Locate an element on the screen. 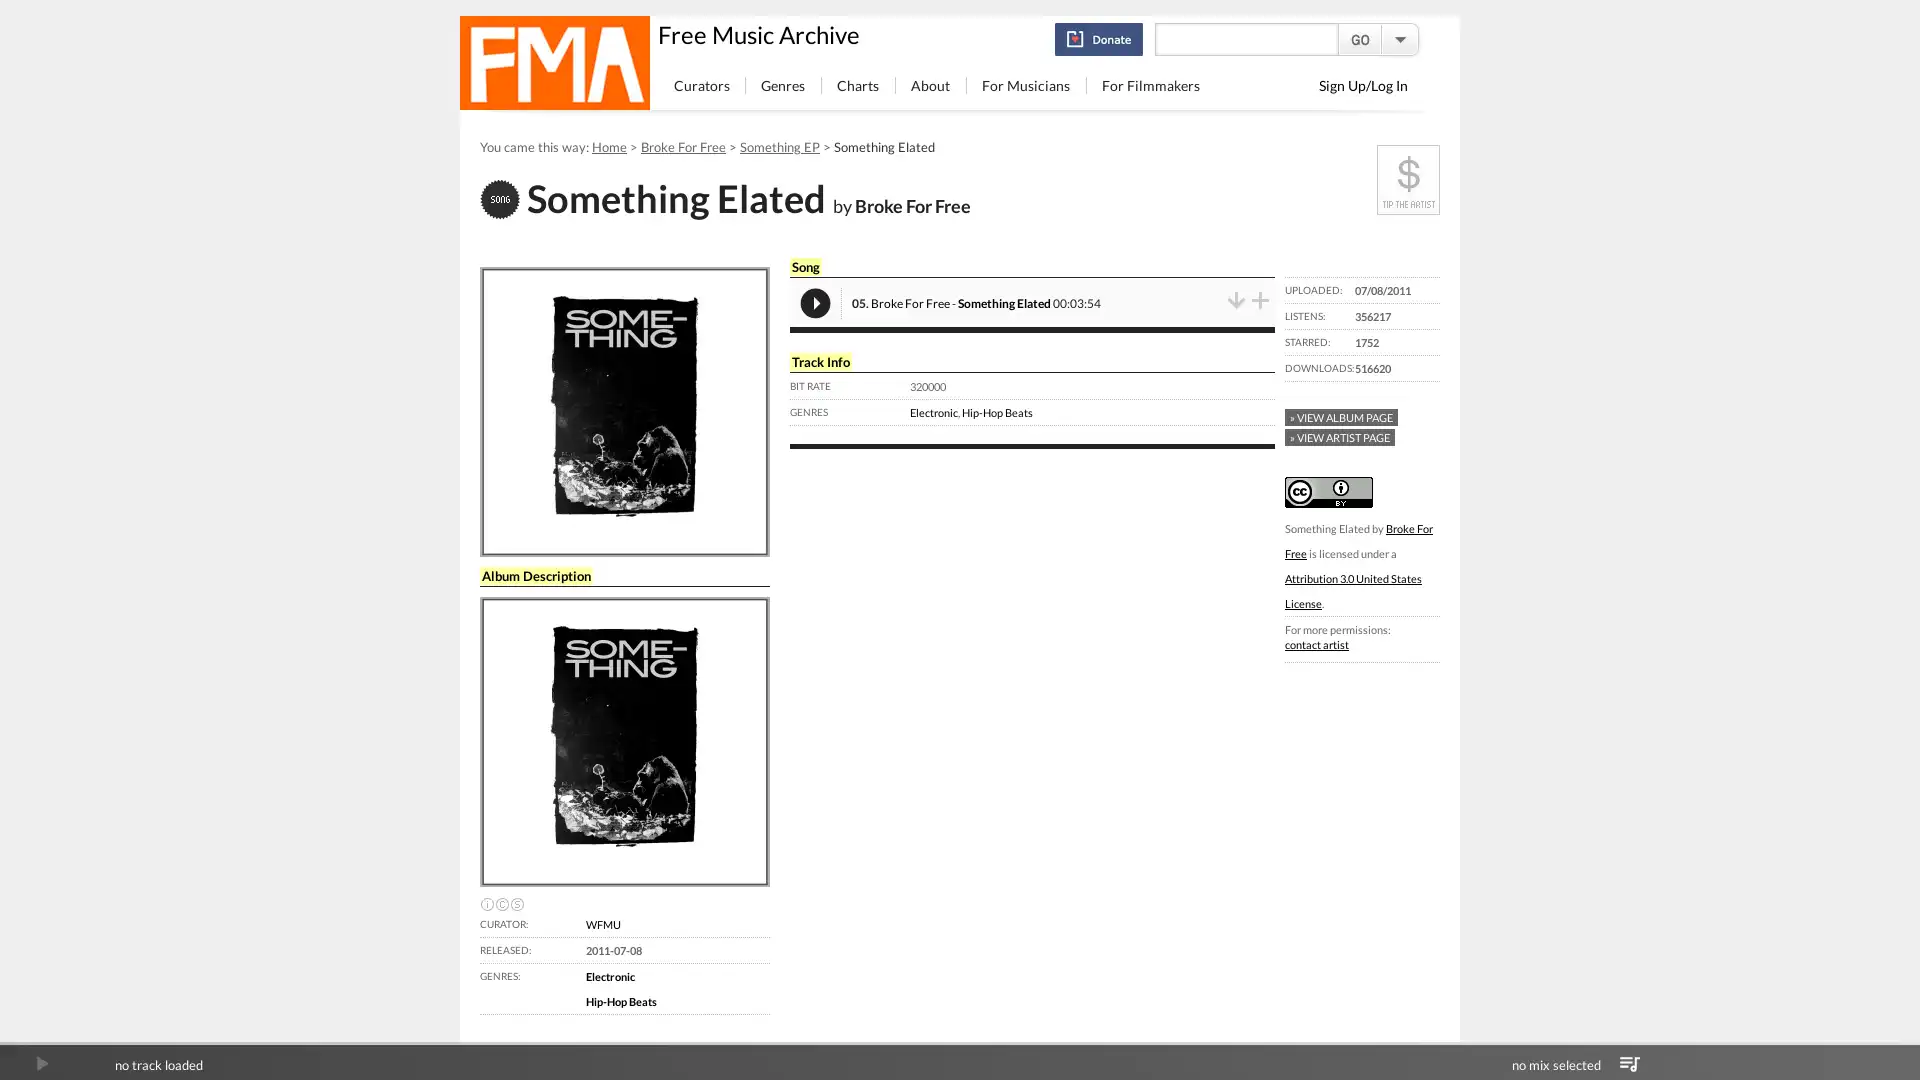 Image resolution: width=1920 pixels, height=1080 pixels. play is located at coordinates (41, 1063).